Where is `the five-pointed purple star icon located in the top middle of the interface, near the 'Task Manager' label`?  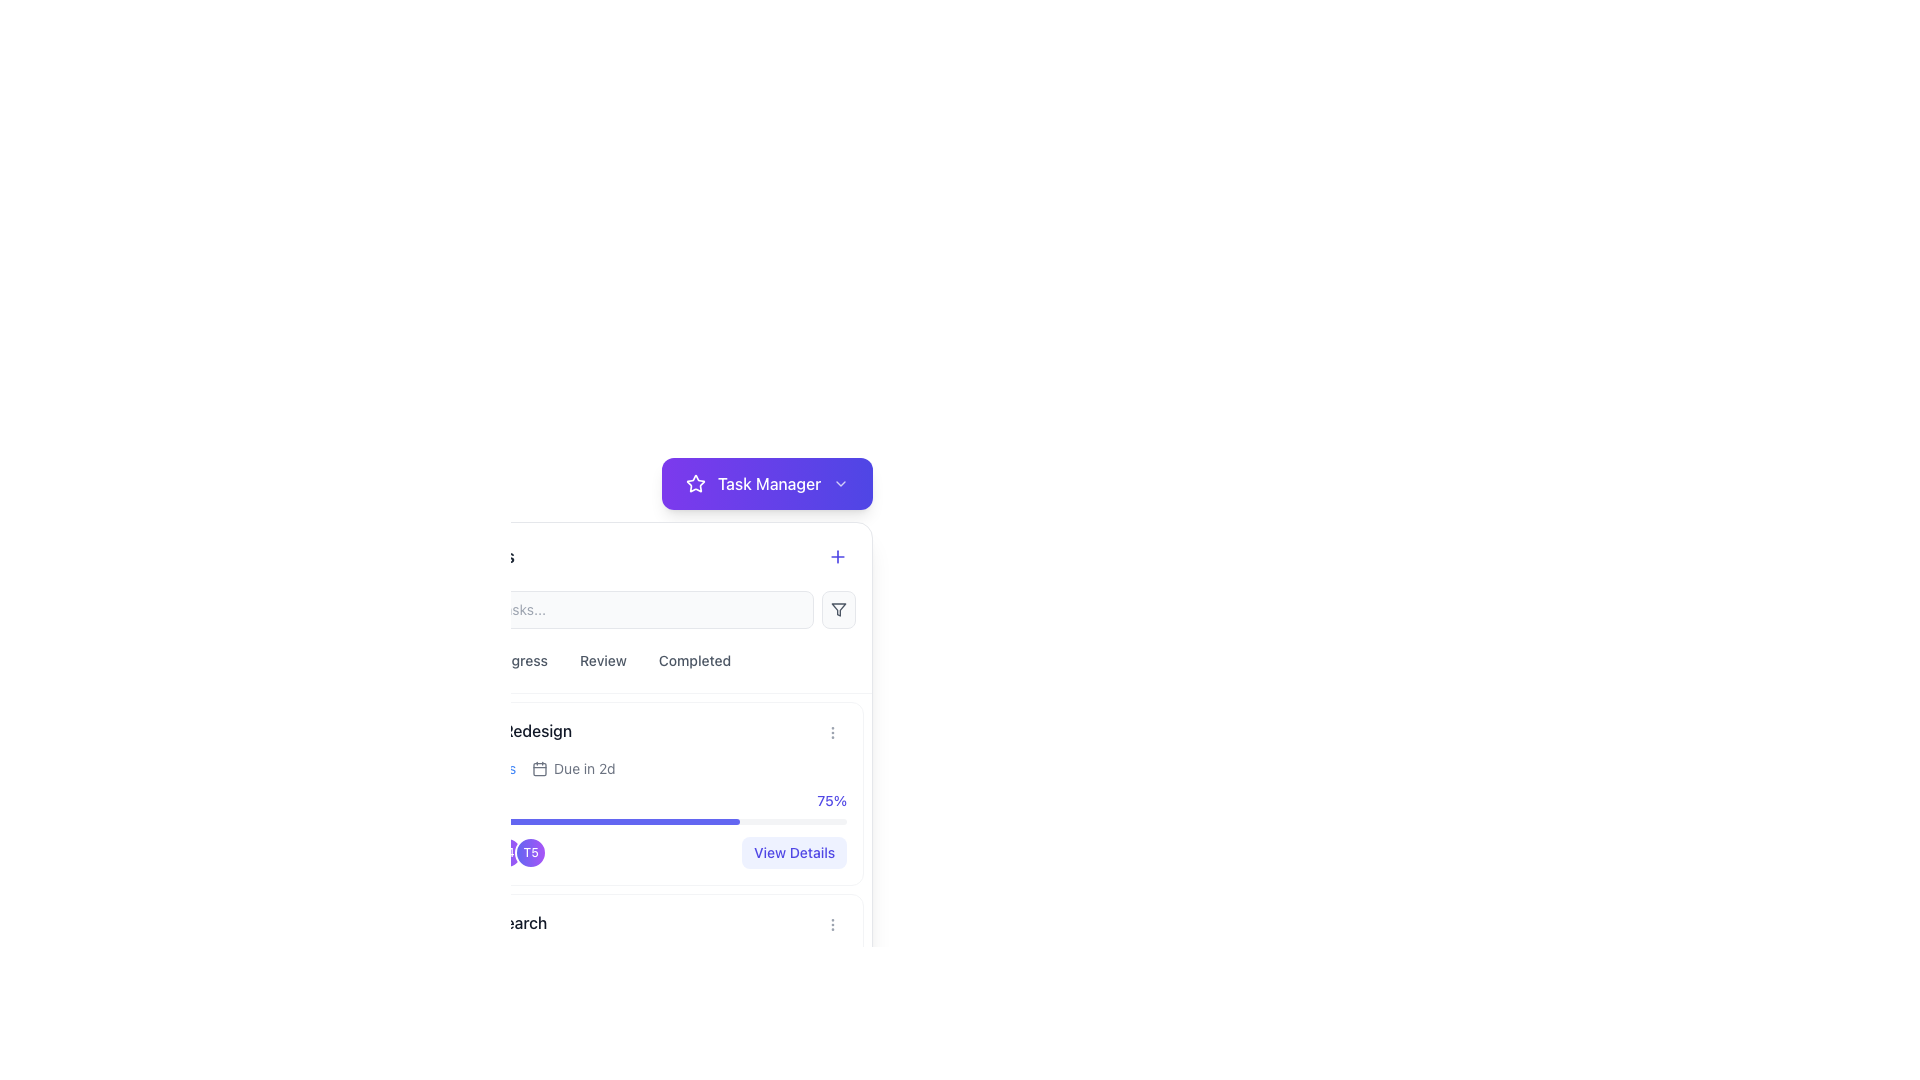 the five-pointed purple star icon located in the top middle of the interface, near the 'Task Manager' label is located at coordinates (695, 483).